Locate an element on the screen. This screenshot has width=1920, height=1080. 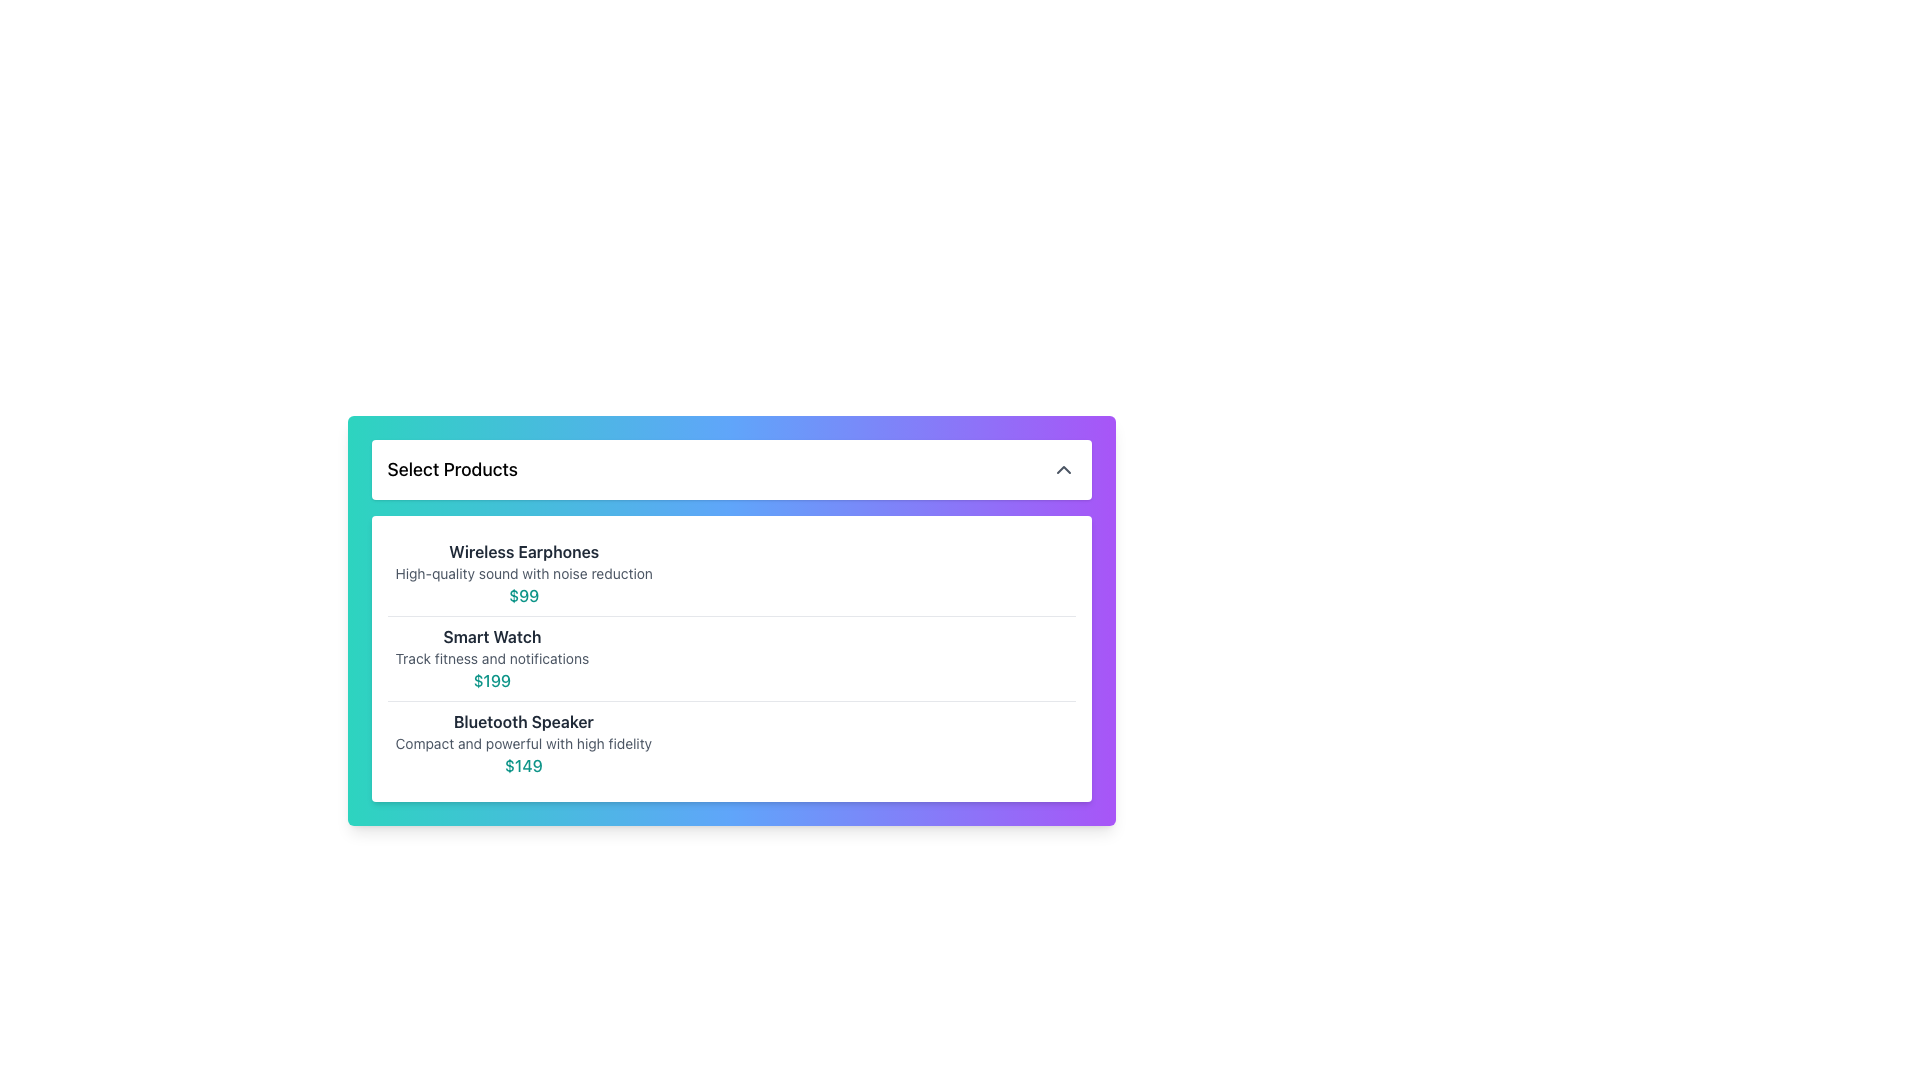
the text label at the top of the third product card is located at coordinates (523, 721).